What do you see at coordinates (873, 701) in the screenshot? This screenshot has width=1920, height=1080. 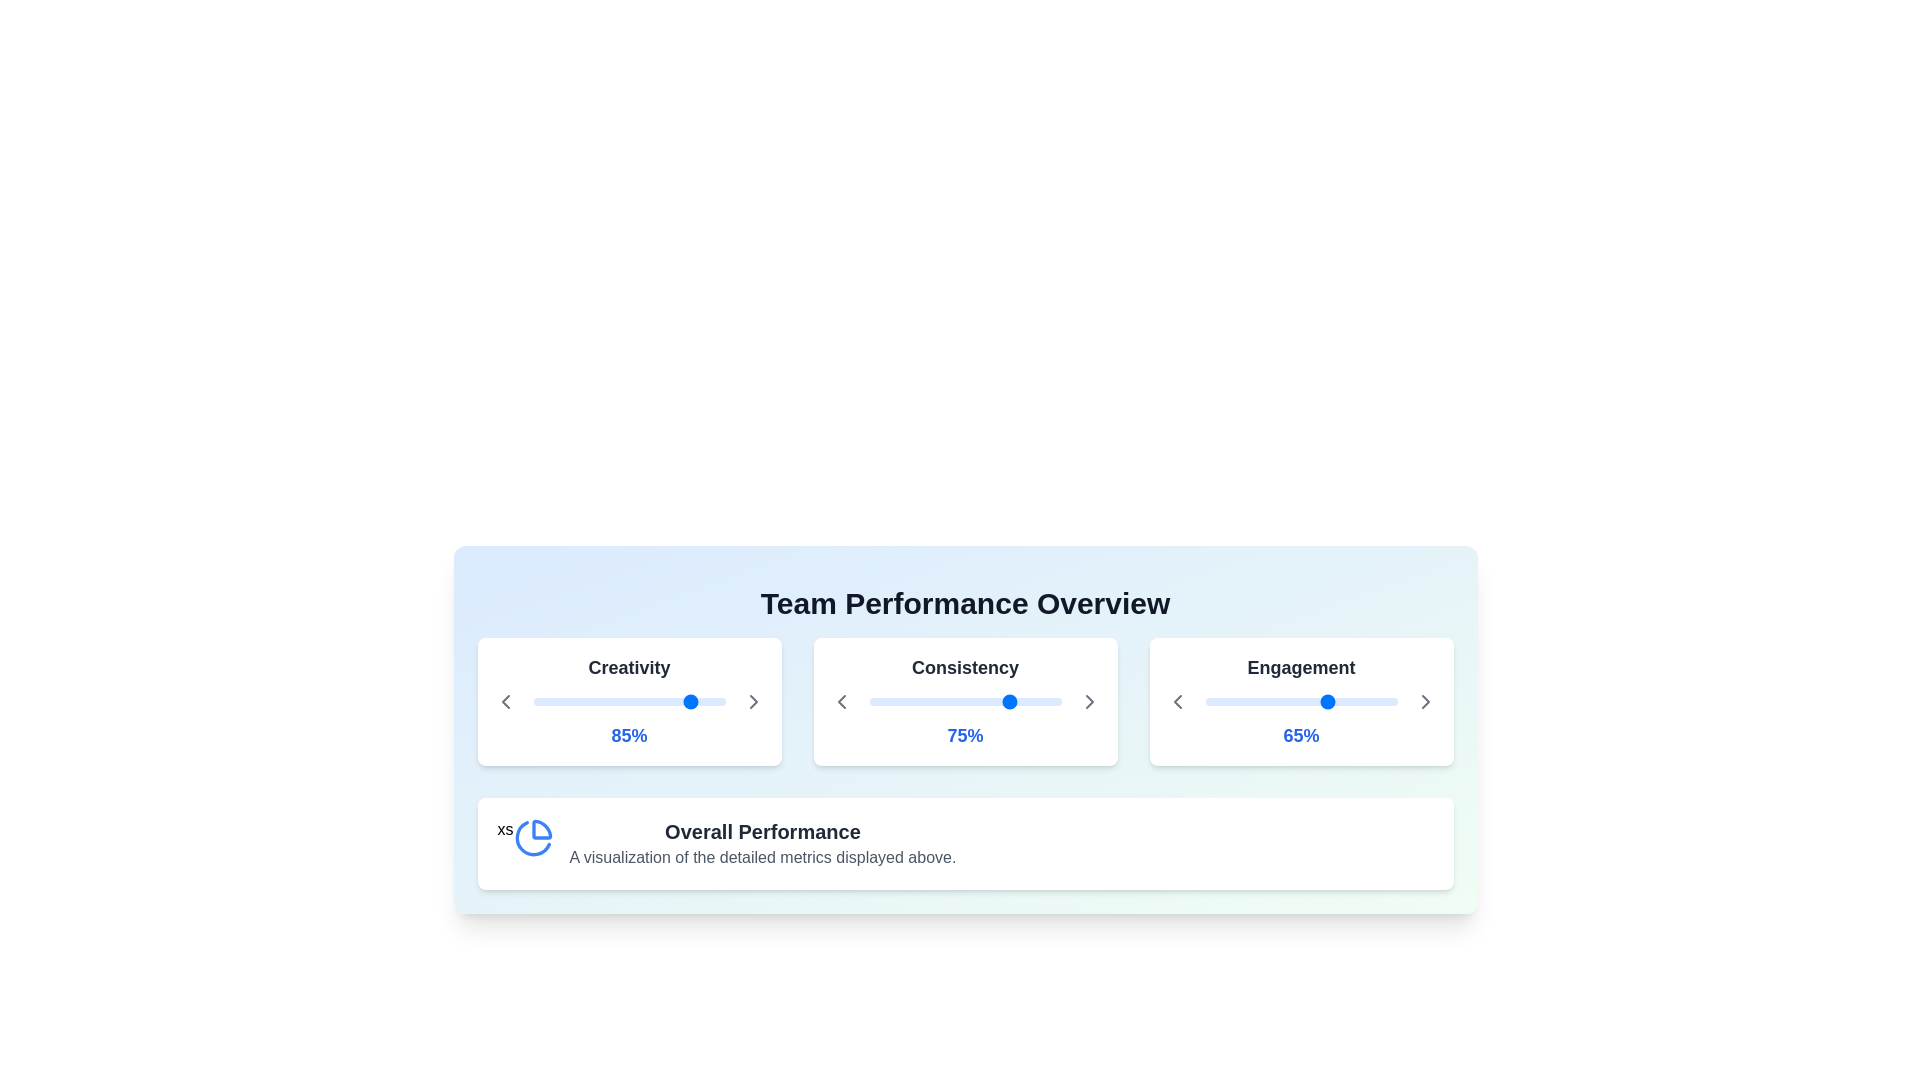 I see `the consistency score` at bounding box center [873, 701].